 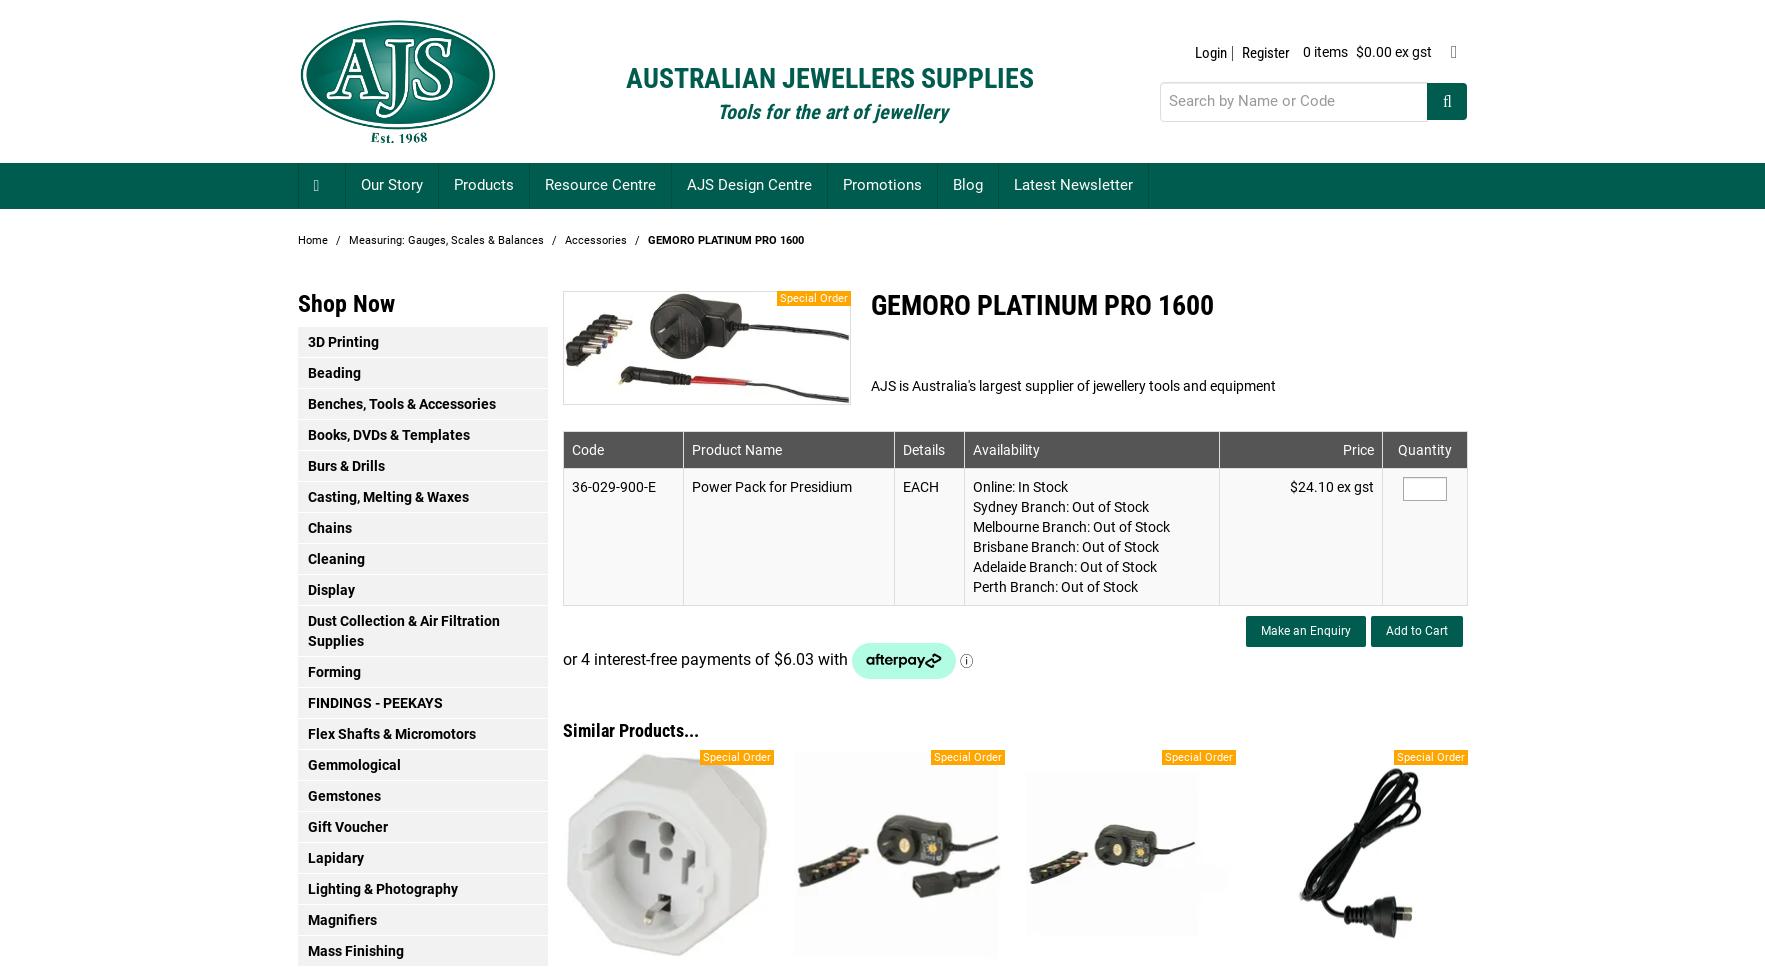 I want to click on '36-029-900-E', so click(x=611, y=485).